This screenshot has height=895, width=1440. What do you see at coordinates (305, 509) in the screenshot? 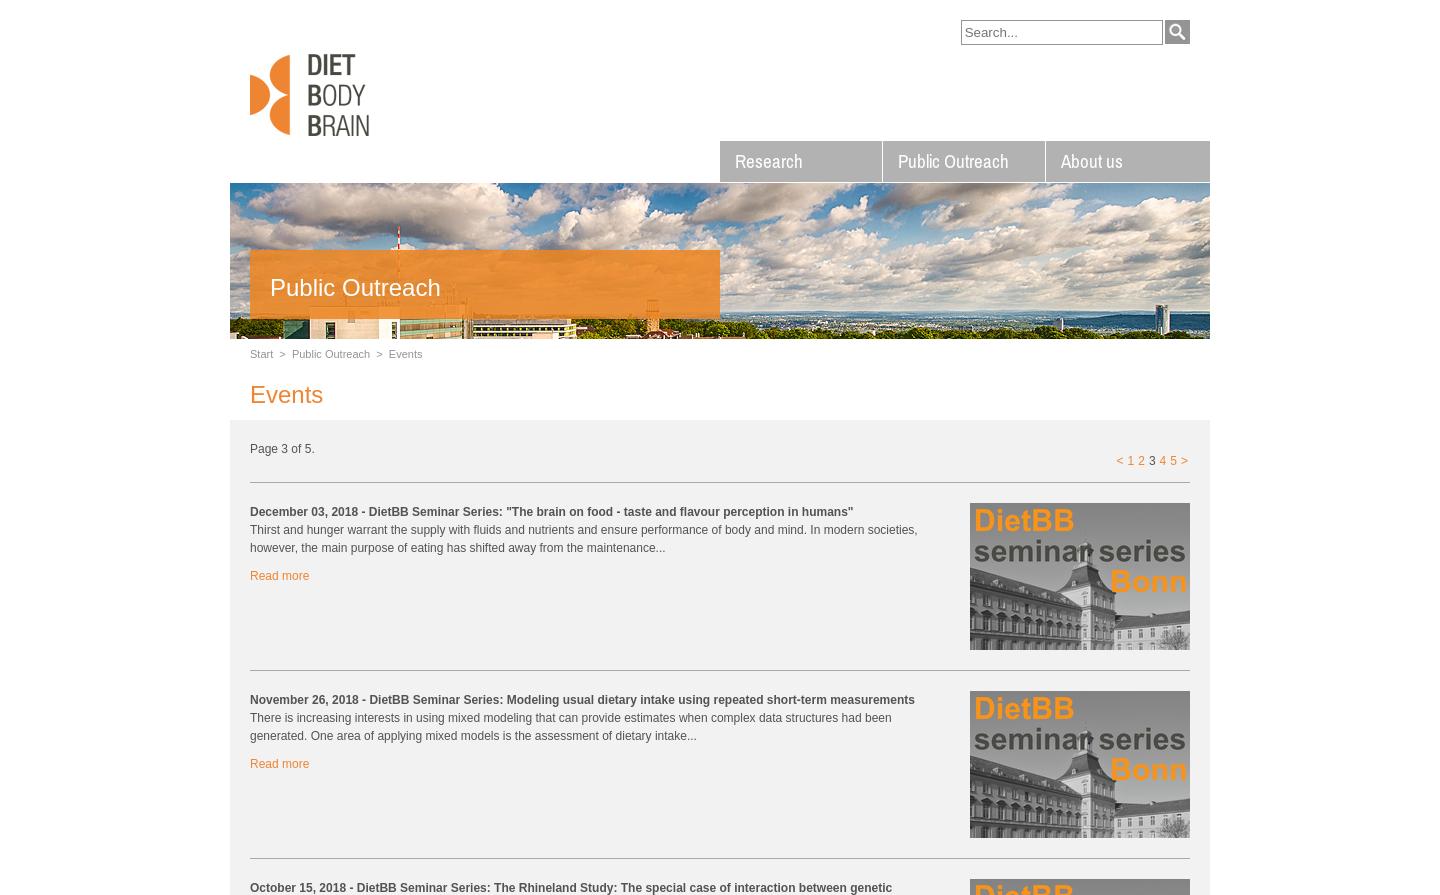
I see `'December 03, 2018'` at bounding box center [305, 509].